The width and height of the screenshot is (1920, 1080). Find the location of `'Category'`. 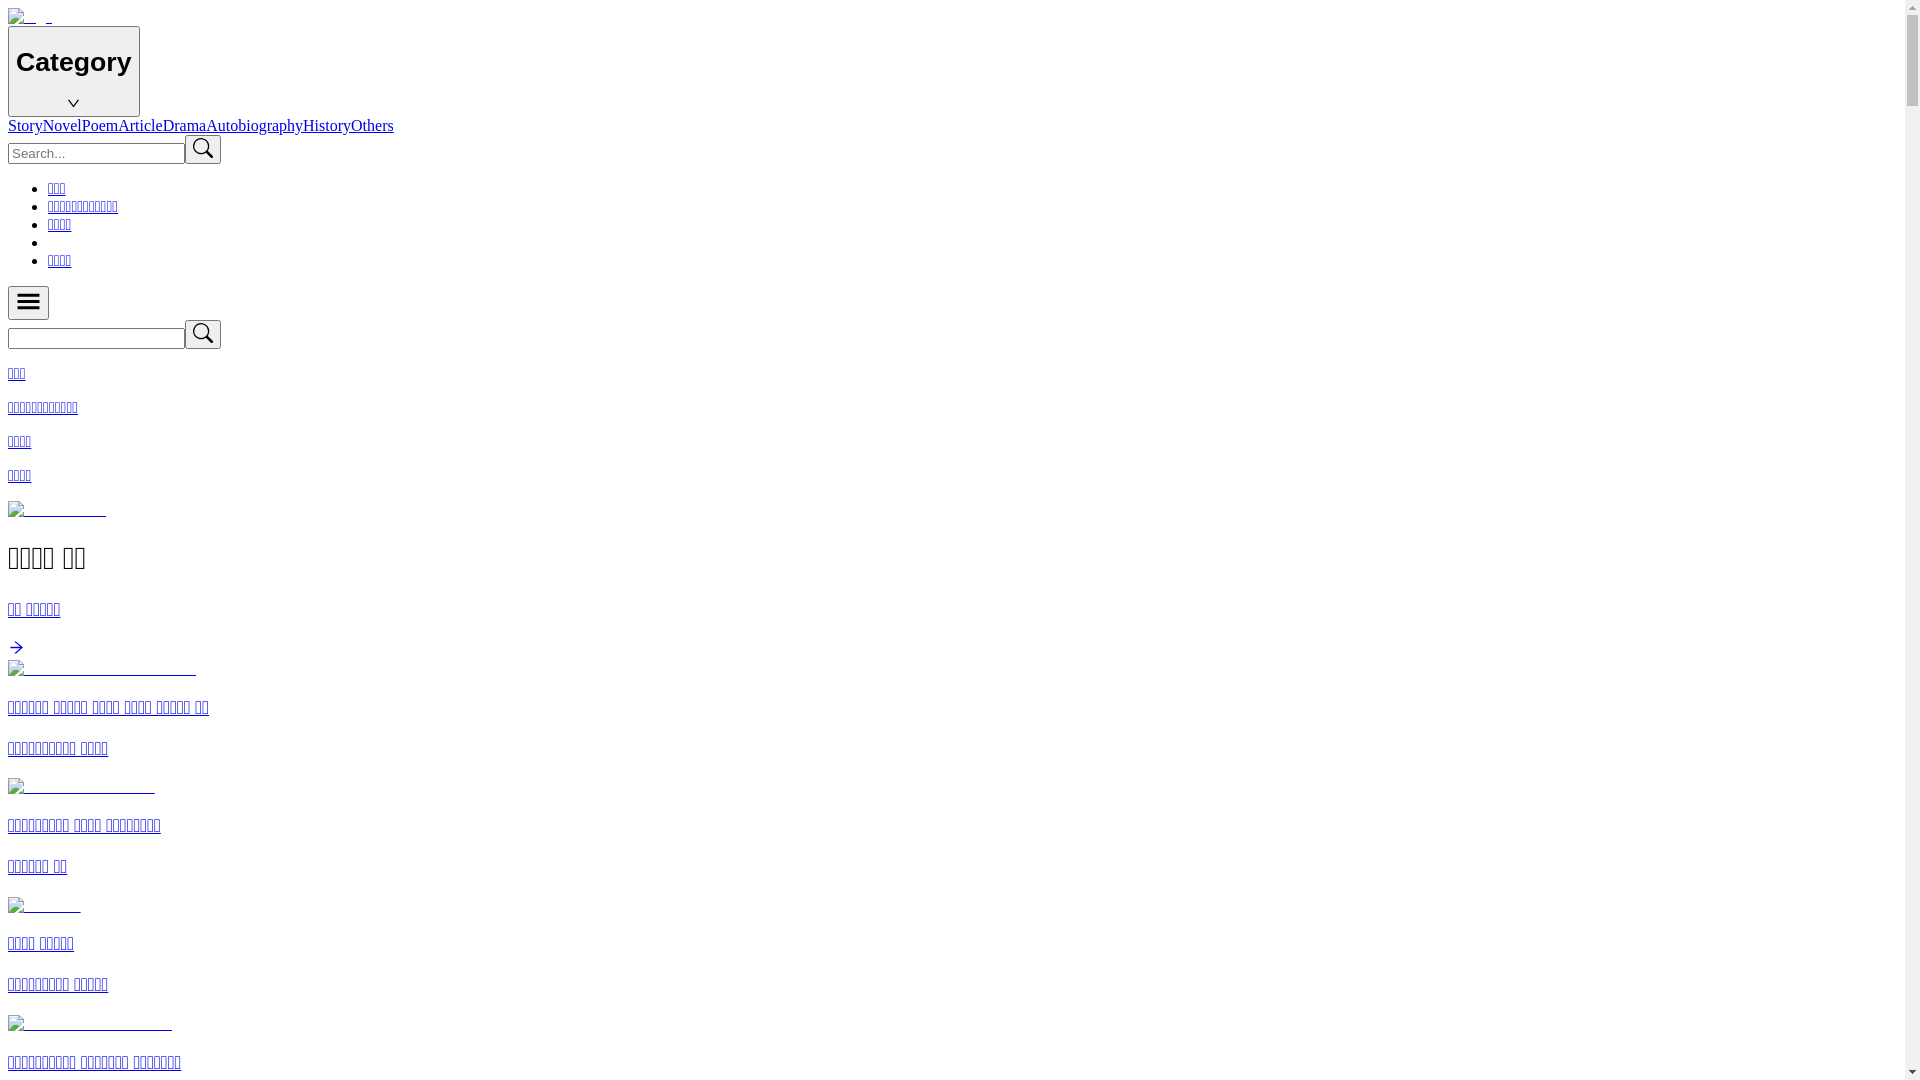

'Category' is located at coordinates (73, 70).